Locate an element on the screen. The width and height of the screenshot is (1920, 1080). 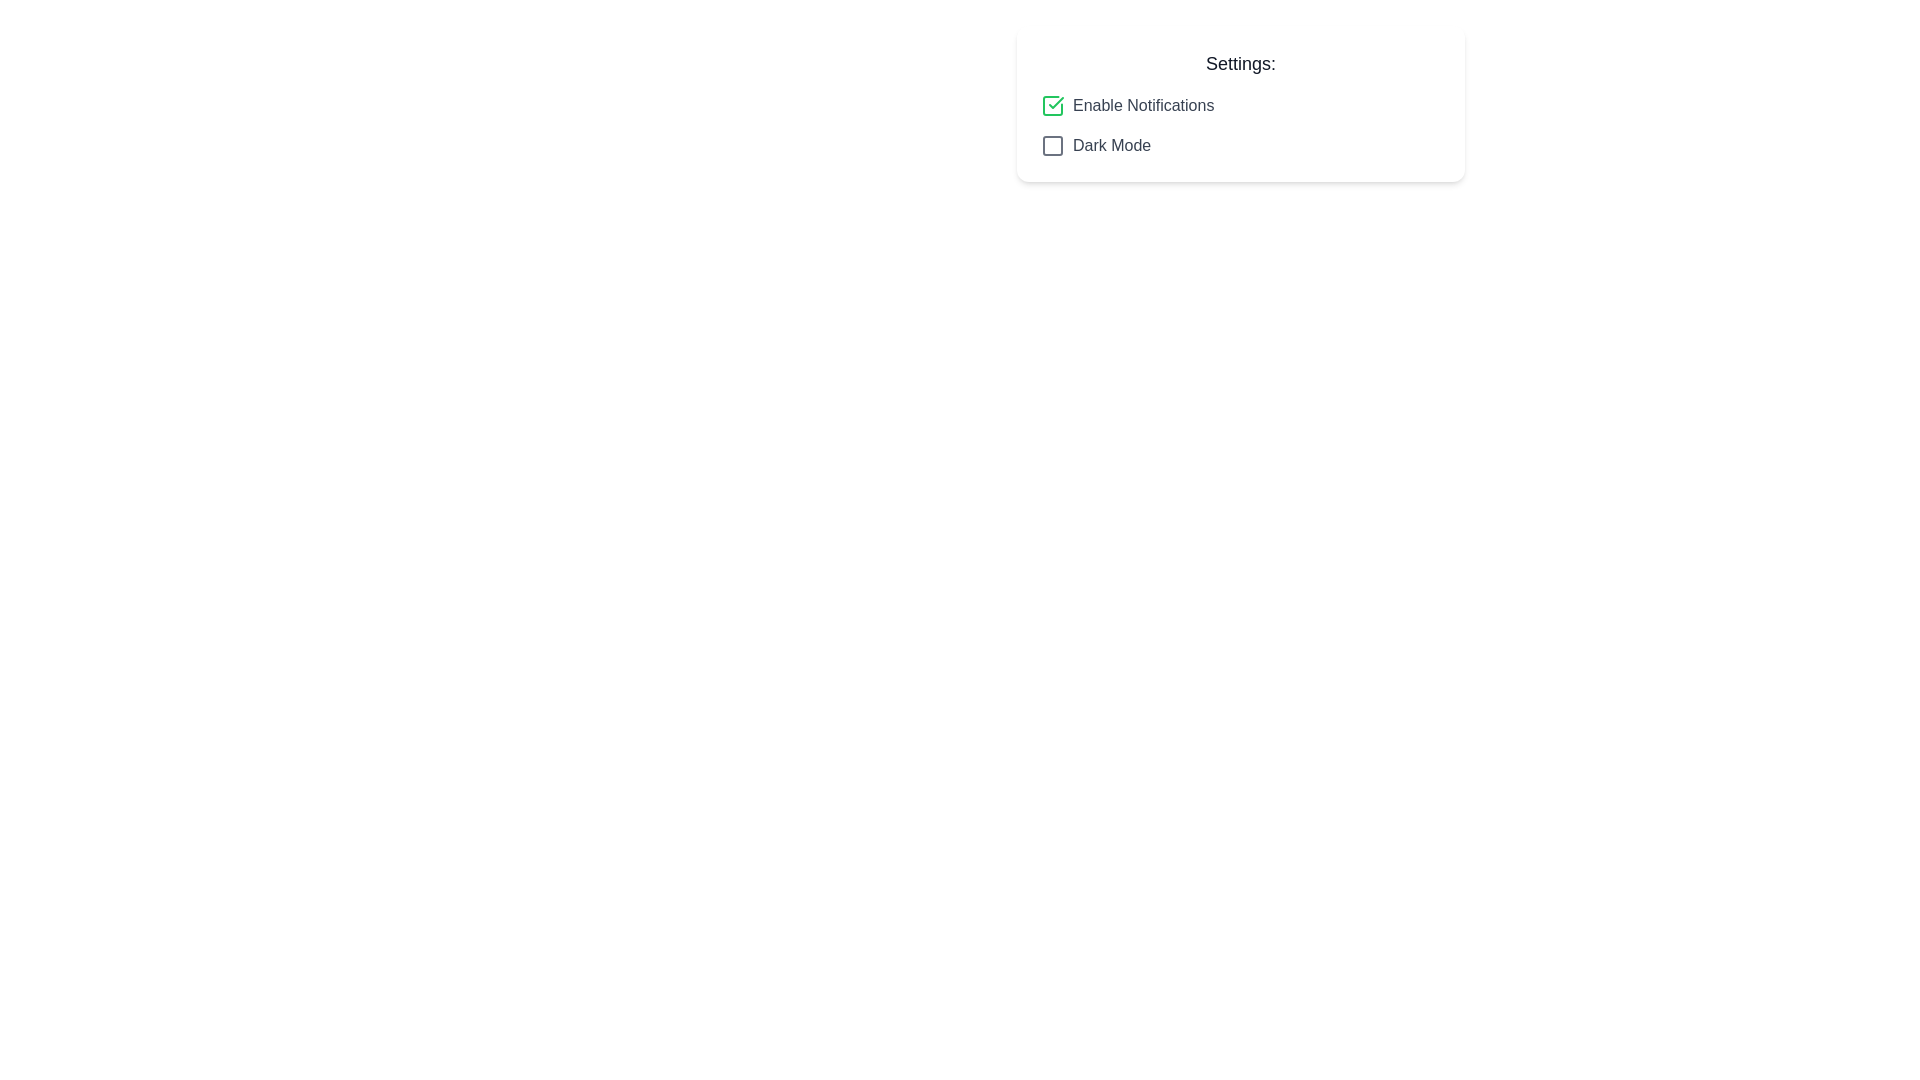
the checkbox for 'Dark Mode' to toggle its state is located at coordinates (1051, 145).